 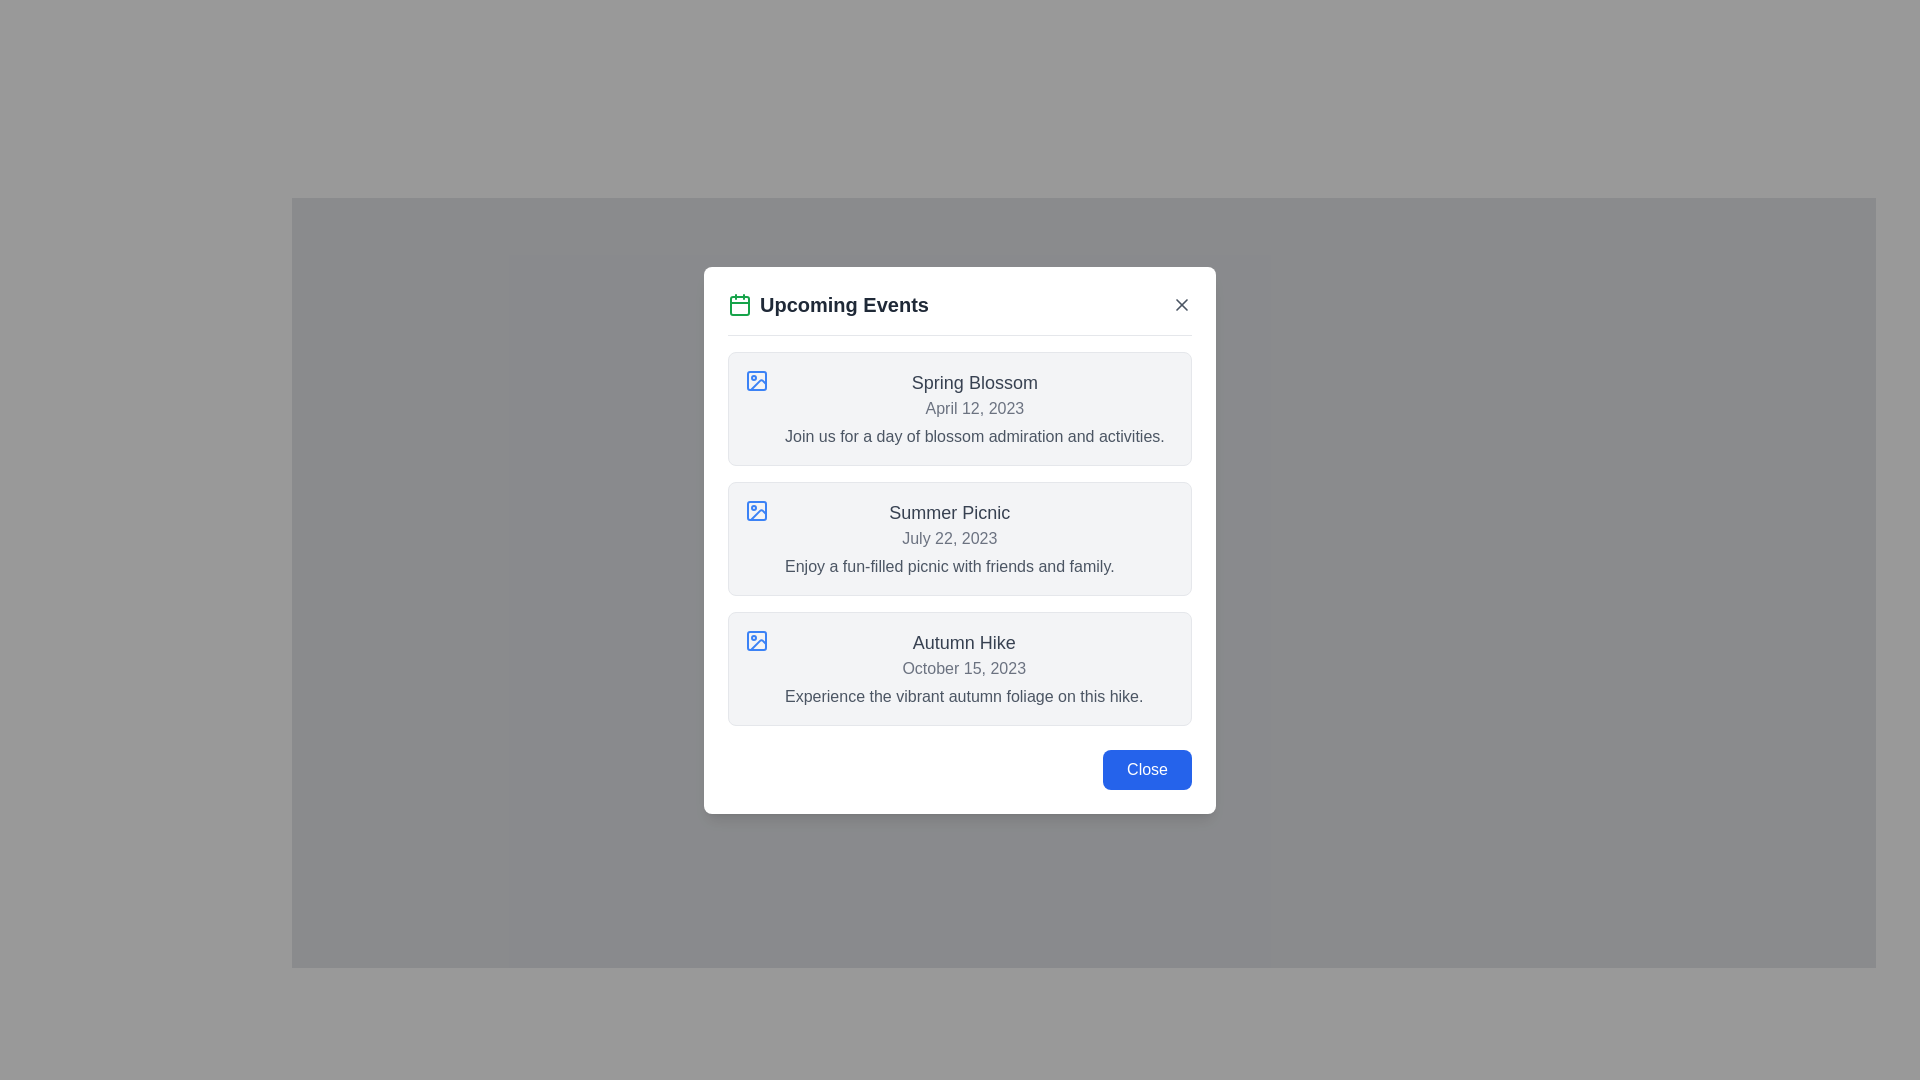 What do you see at coordinates (964, 668) in the screenshot?
I see `the date text label 'October 15, 2023' located below the title 'Autumn Hike' in the lower section of the card layout for the event` at bounding box center [964, 668].